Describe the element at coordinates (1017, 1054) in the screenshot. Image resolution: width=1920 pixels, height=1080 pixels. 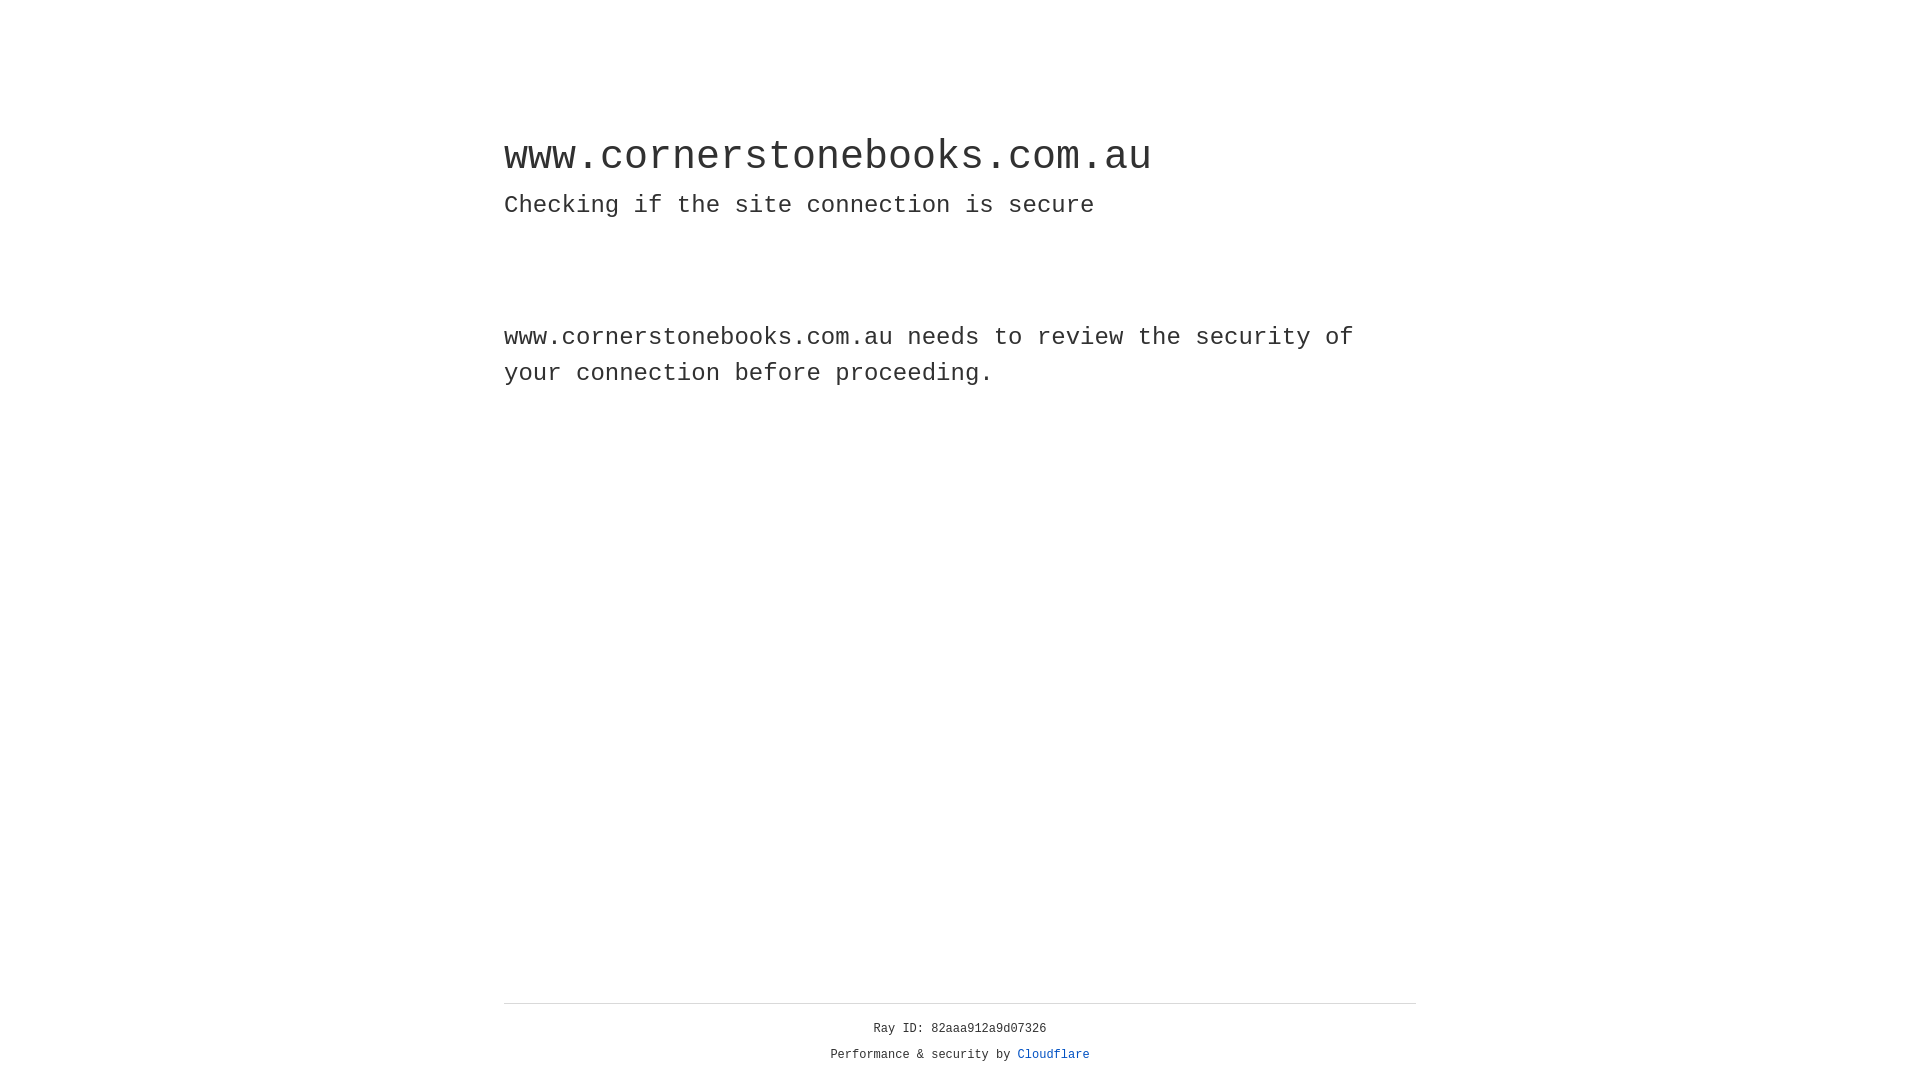
I see `'Cloudflare'` at that location.